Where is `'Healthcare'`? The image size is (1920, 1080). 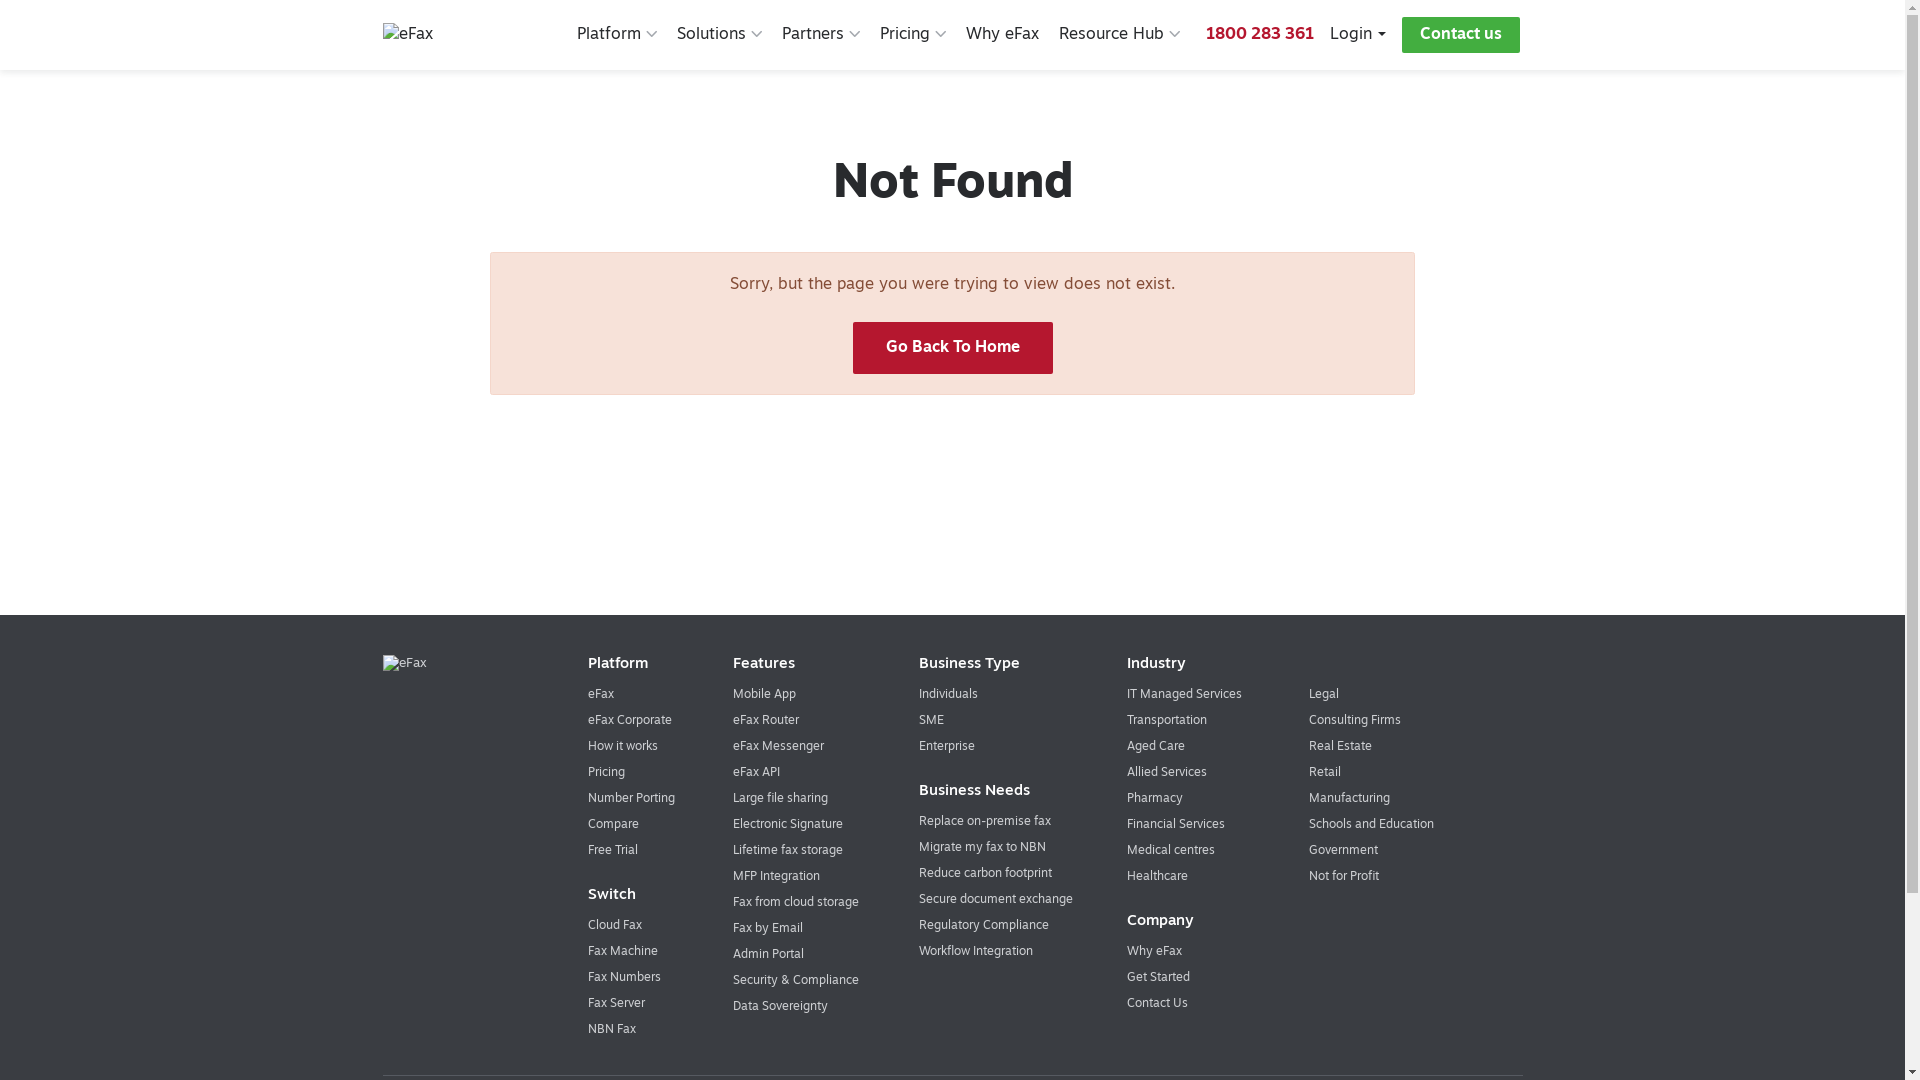 'Healthcare' is located at coordinates (1157, 875).